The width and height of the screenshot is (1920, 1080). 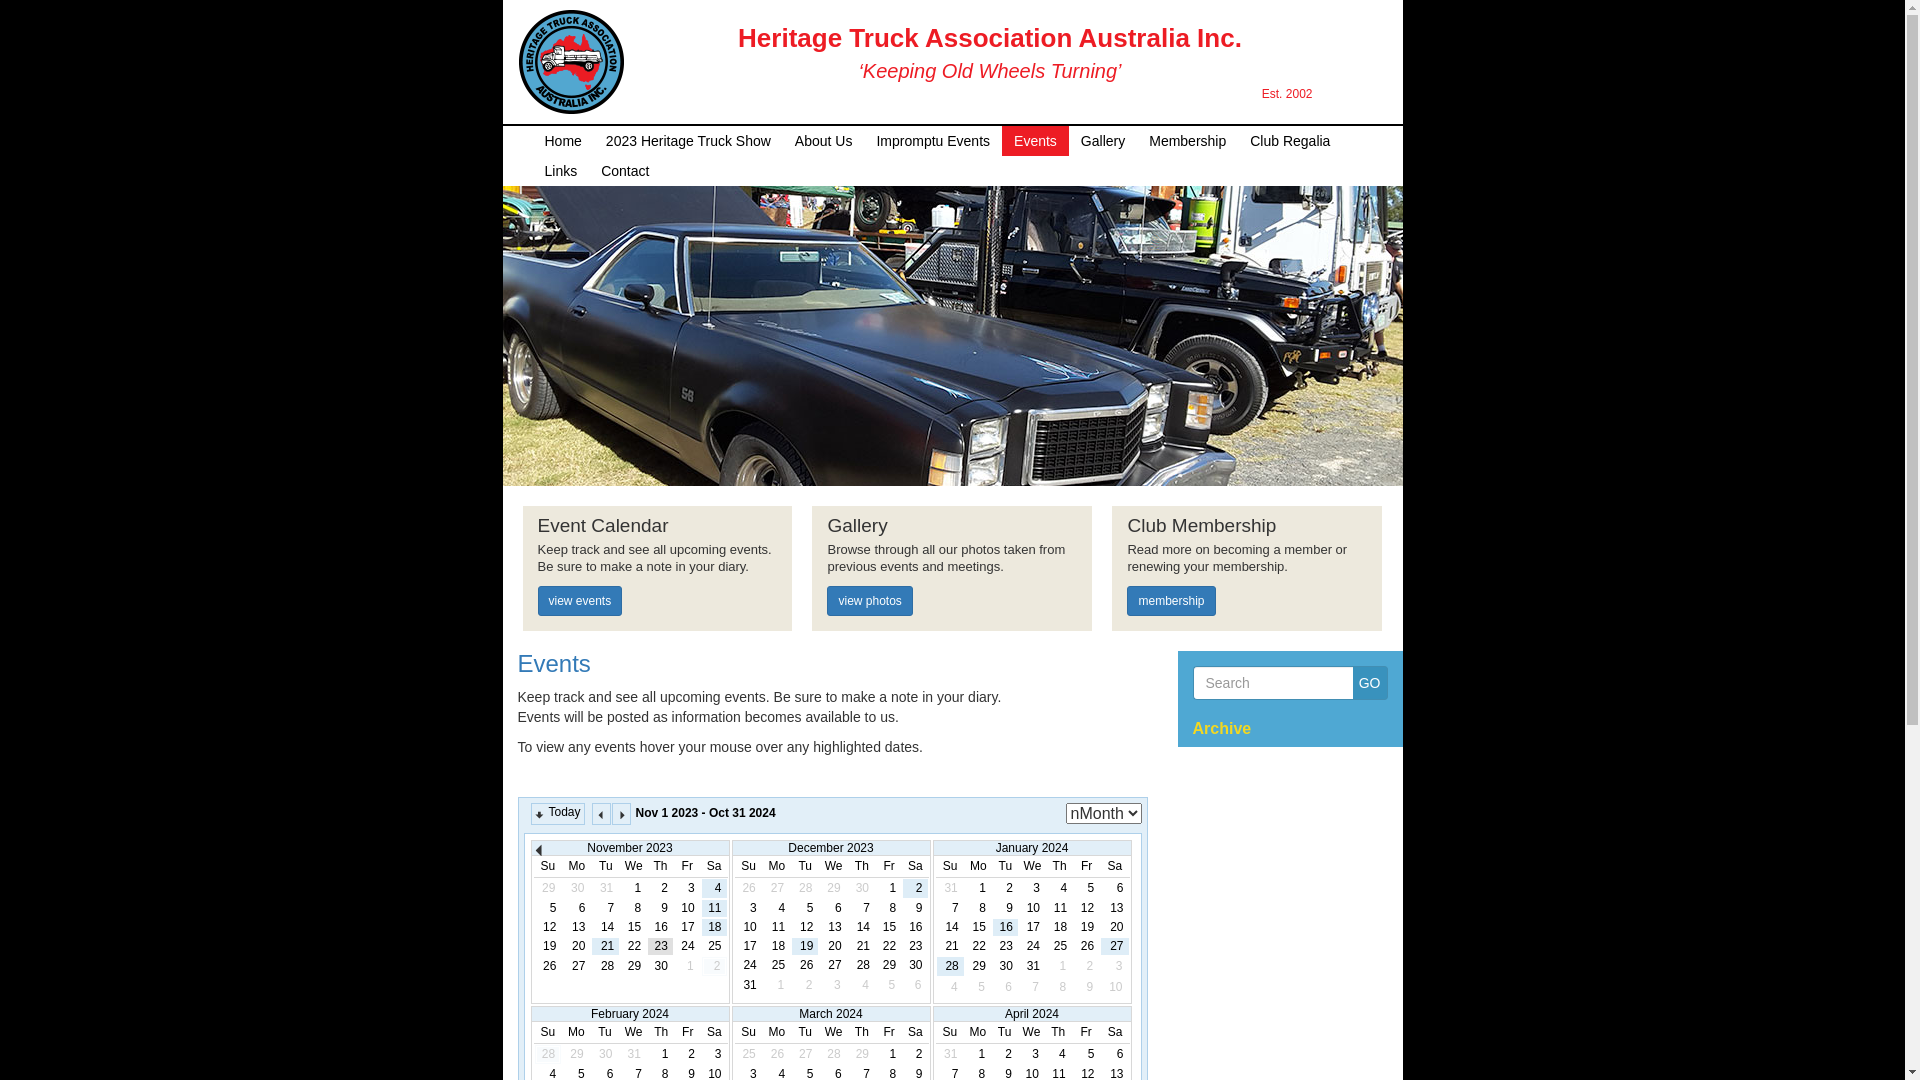 I want to click on '9', so click(x=660, y=908).